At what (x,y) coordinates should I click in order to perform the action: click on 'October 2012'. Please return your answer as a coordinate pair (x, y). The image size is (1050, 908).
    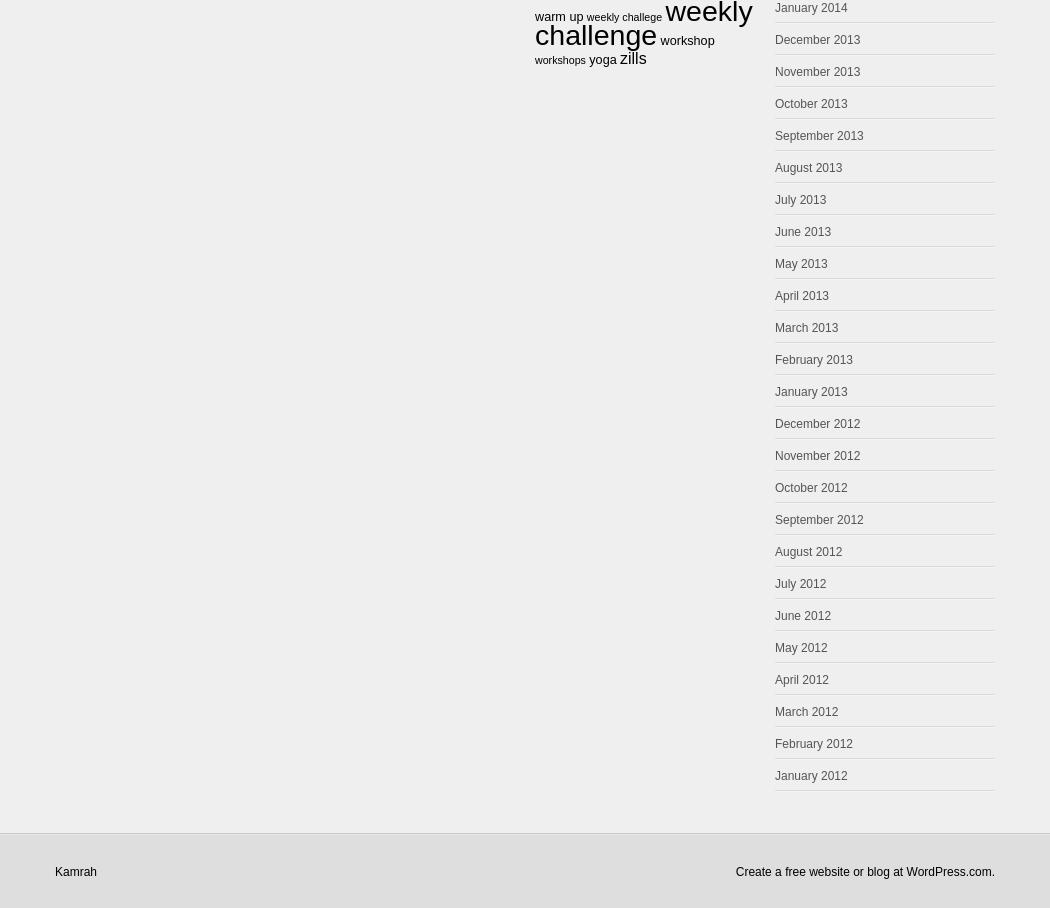
    Looking at the image, I should click on (810, 485).